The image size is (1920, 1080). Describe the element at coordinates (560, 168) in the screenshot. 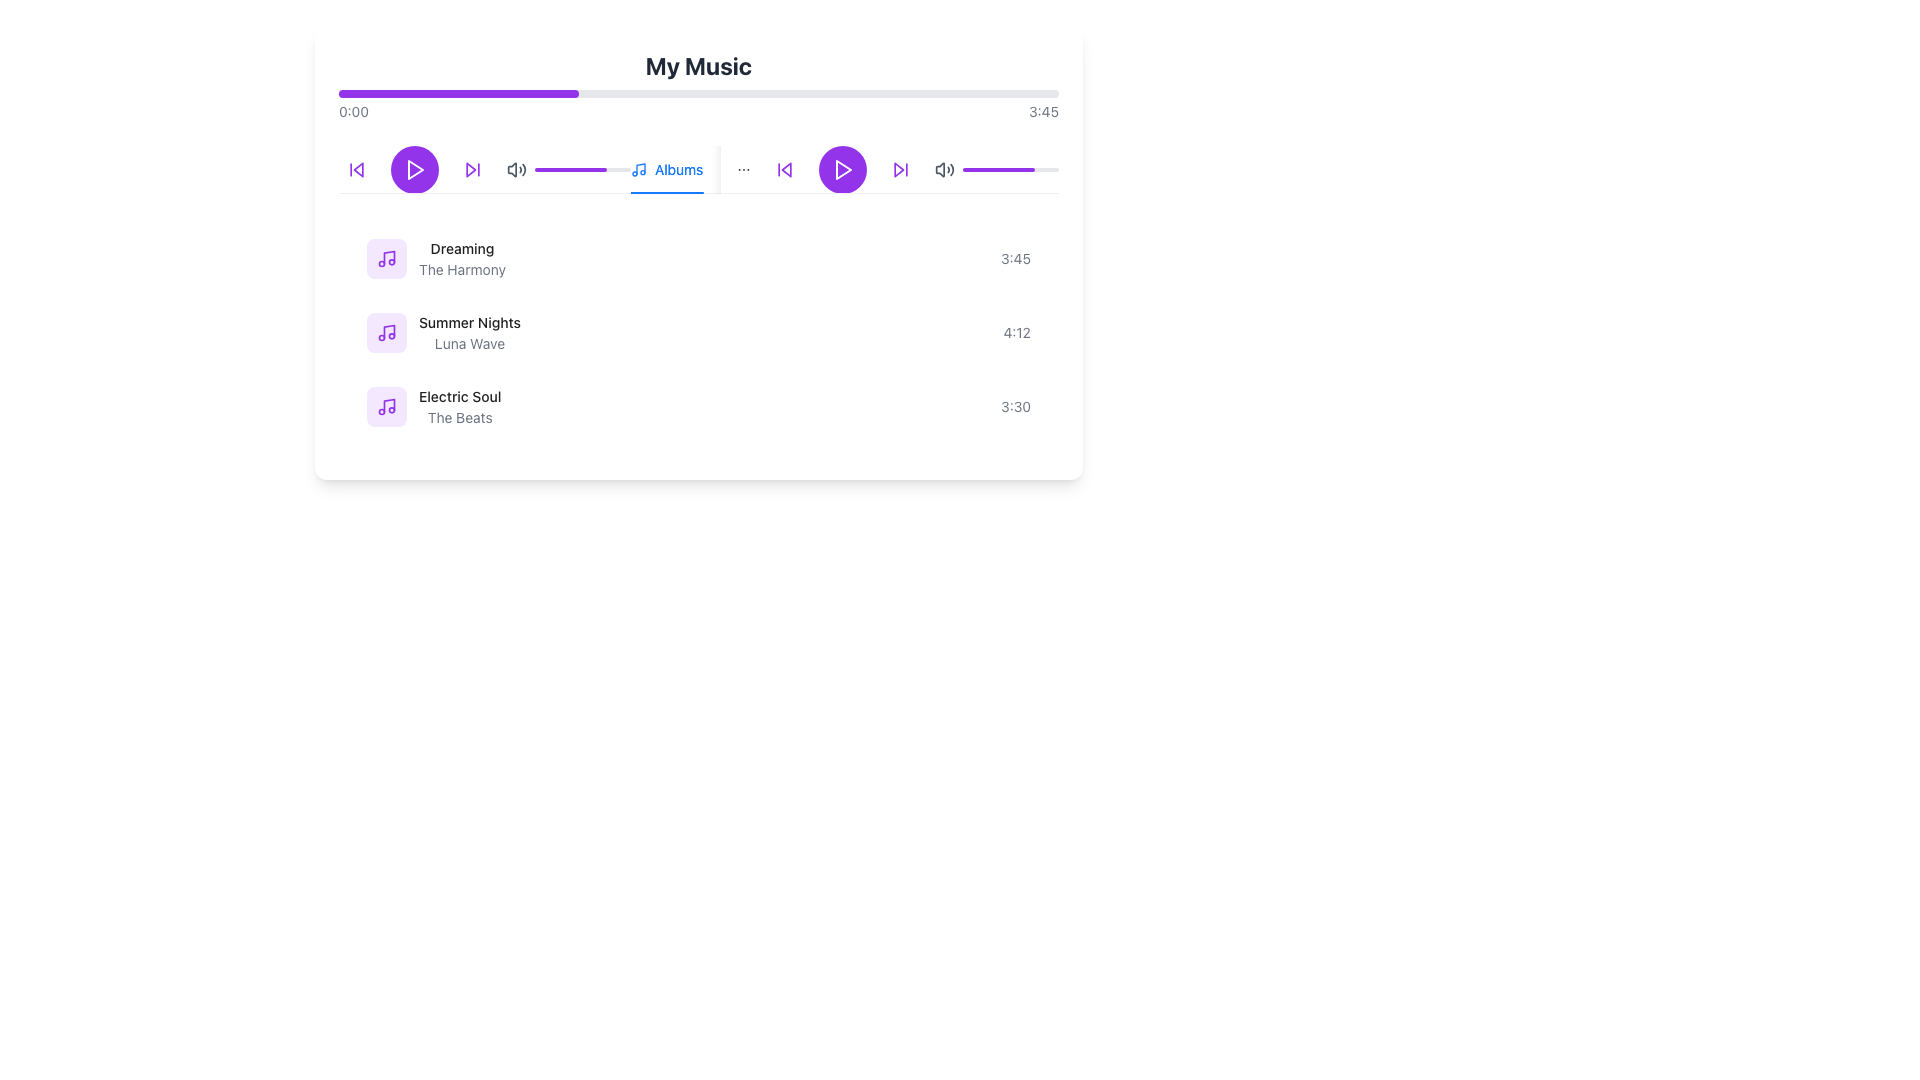

I see `the progress value` at that location.